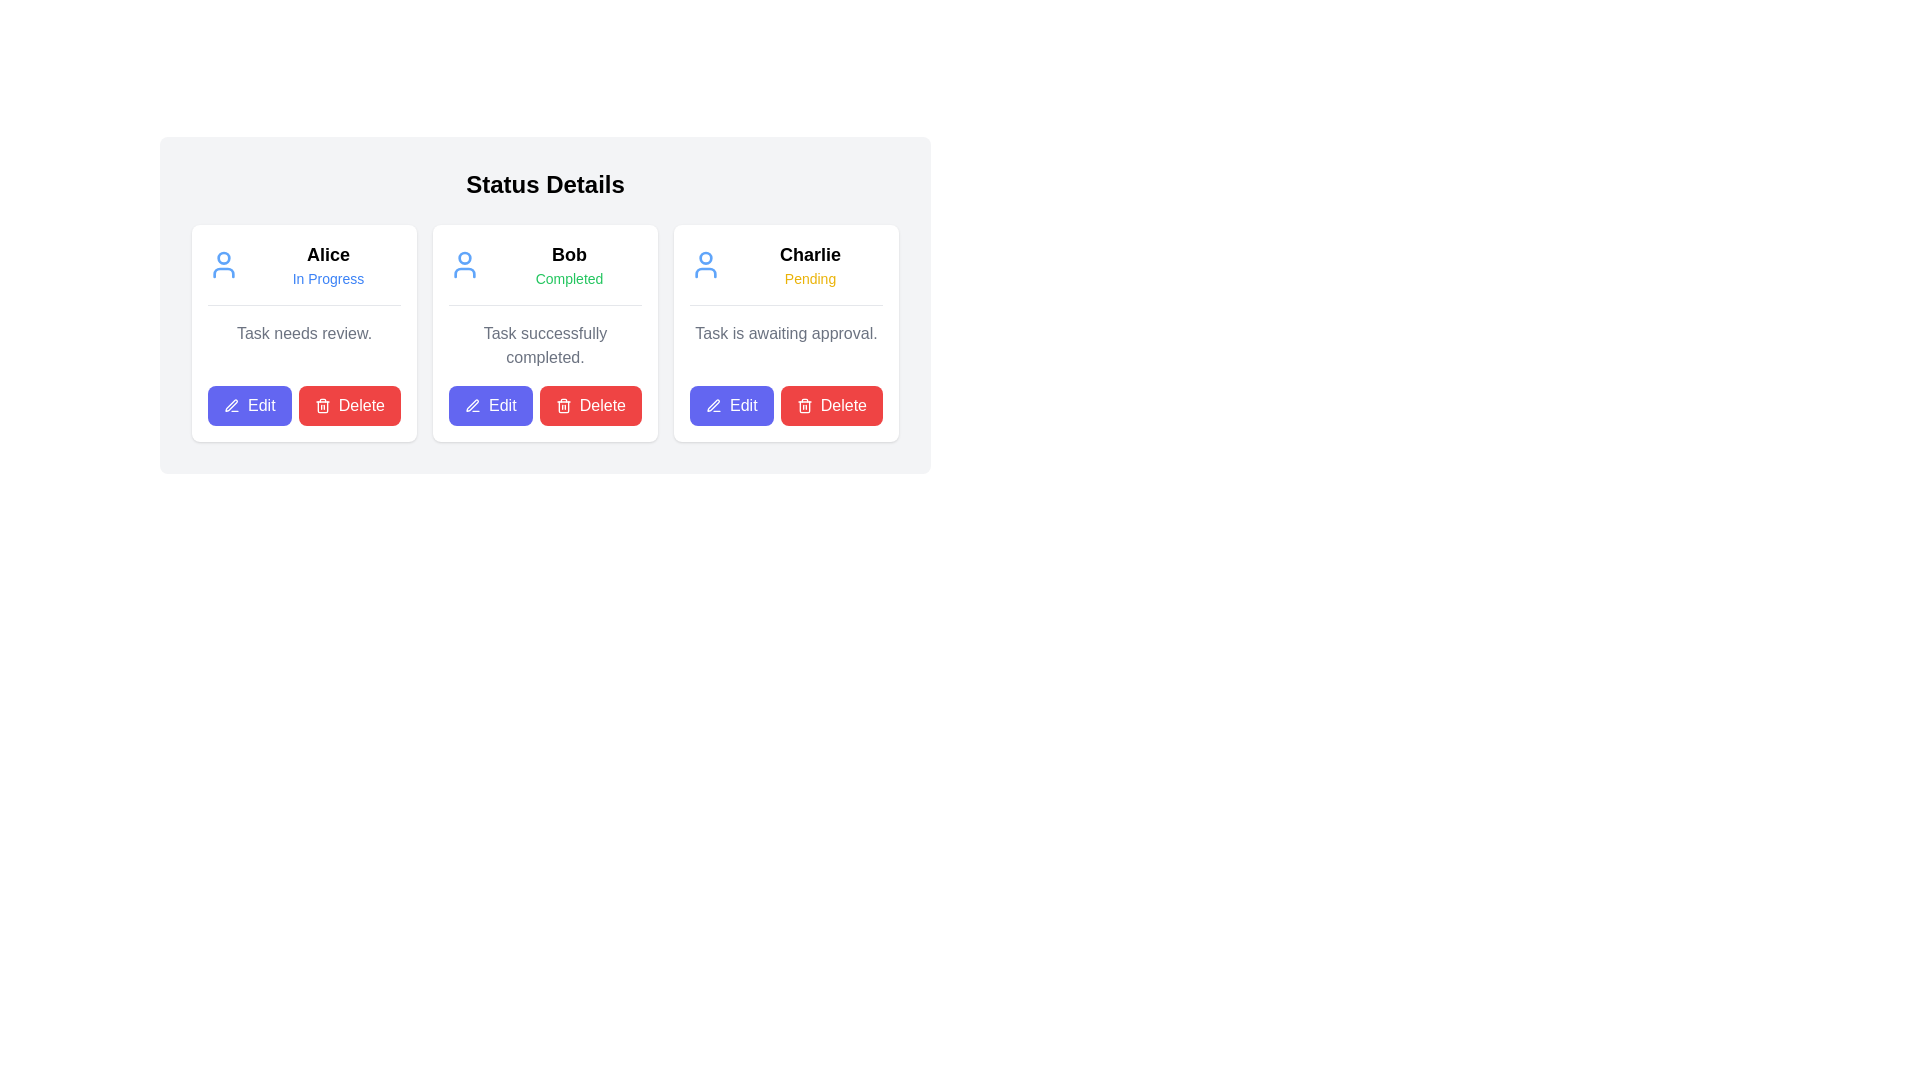 The image size is (1920, 1080). I want to click on the trash can icon within the 'Delete' button associated with 'Bob', so click(322, 405).